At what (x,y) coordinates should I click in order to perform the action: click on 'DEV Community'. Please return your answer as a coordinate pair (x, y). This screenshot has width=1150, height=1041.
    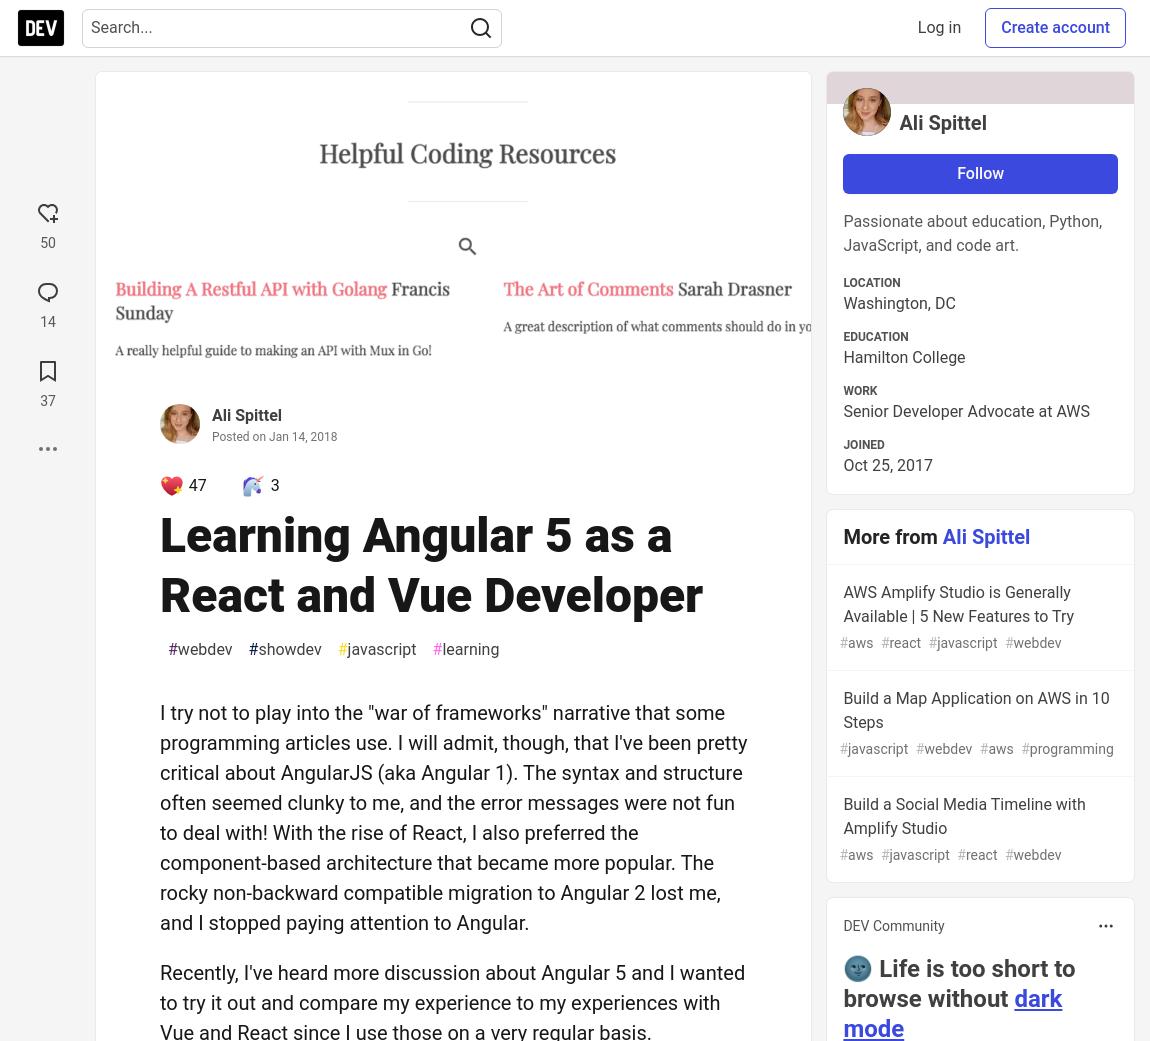
    Looking at the image, I should click on (893, 924).